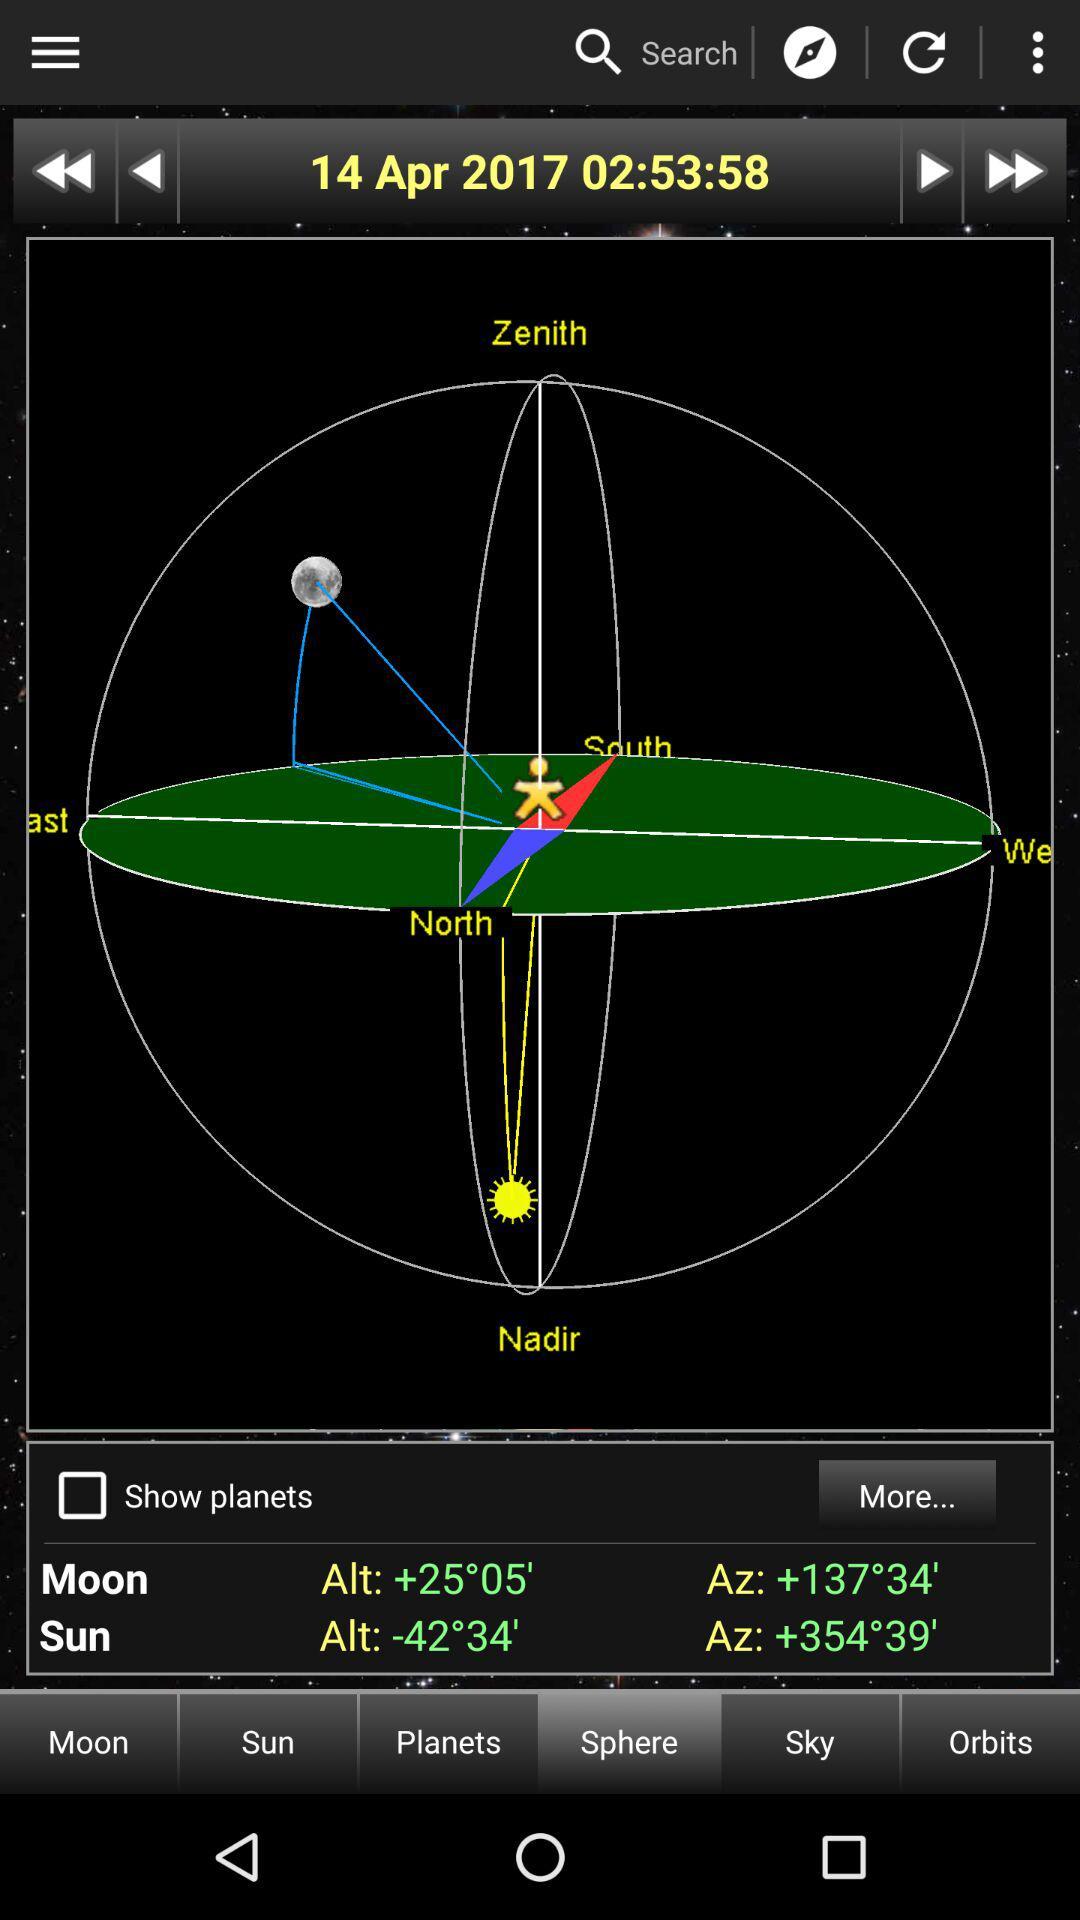  I want to click on the search icon, so click(598, 52).